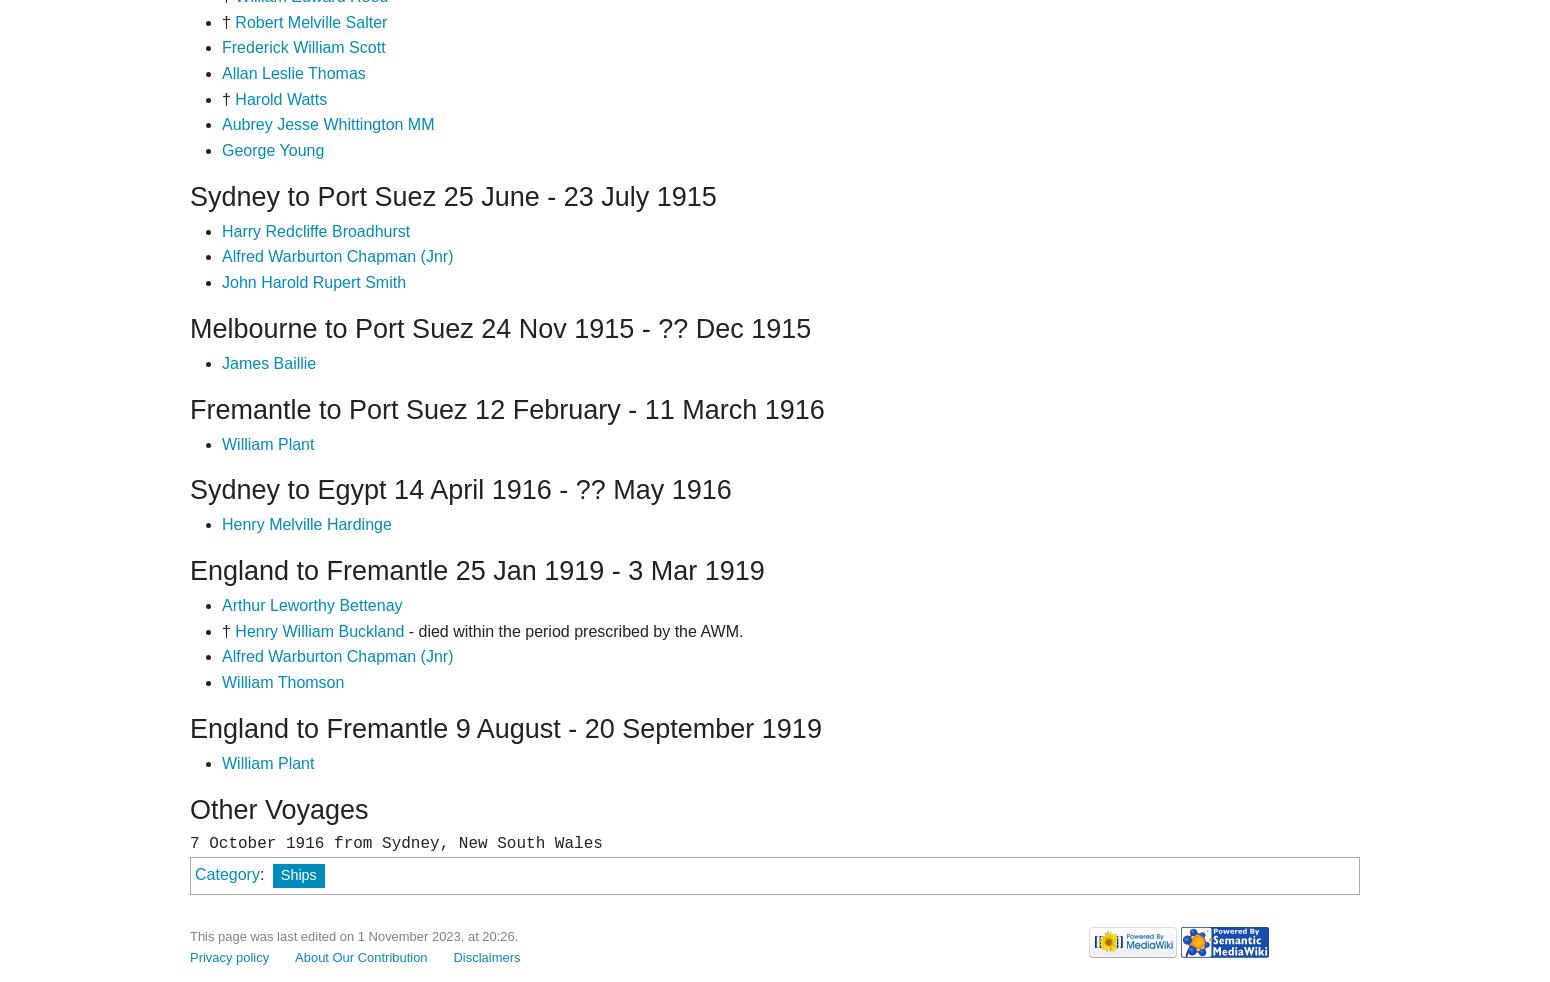  I want to click on 'Henry William Buckland', so click(318, 629).